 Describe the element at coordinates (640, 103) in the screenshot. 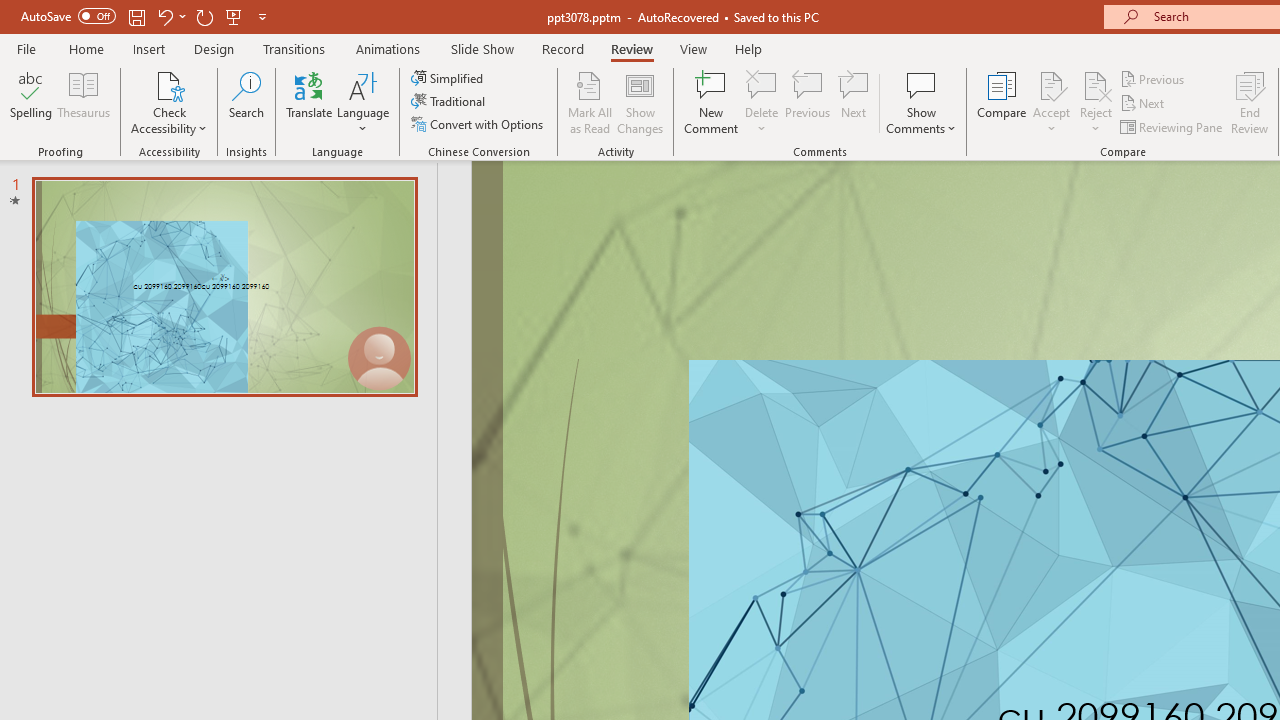

I see `'Show Changes'` at that location.